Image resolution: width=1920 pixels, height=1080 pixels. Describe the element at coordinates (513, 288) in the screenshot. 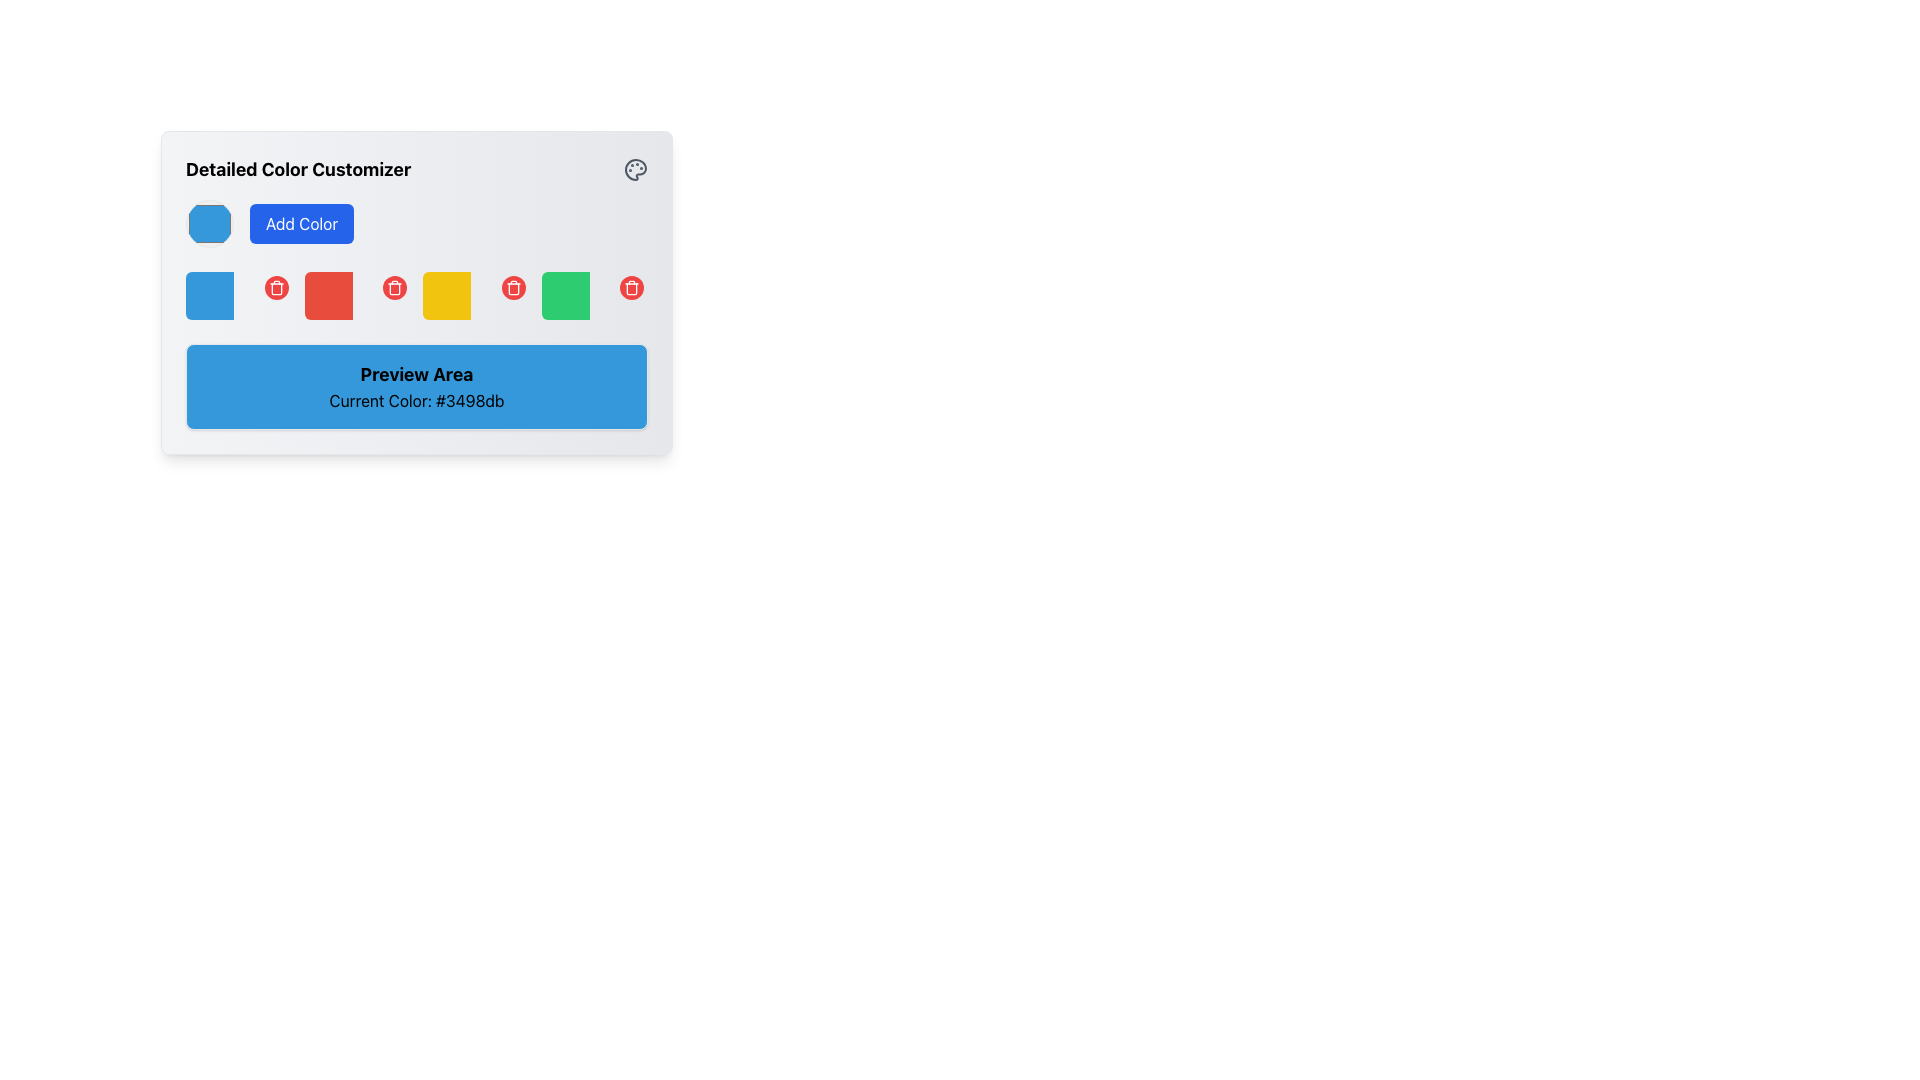

I see `the red trash bin icon button located to the right of the yellow square color swatch` at that location.